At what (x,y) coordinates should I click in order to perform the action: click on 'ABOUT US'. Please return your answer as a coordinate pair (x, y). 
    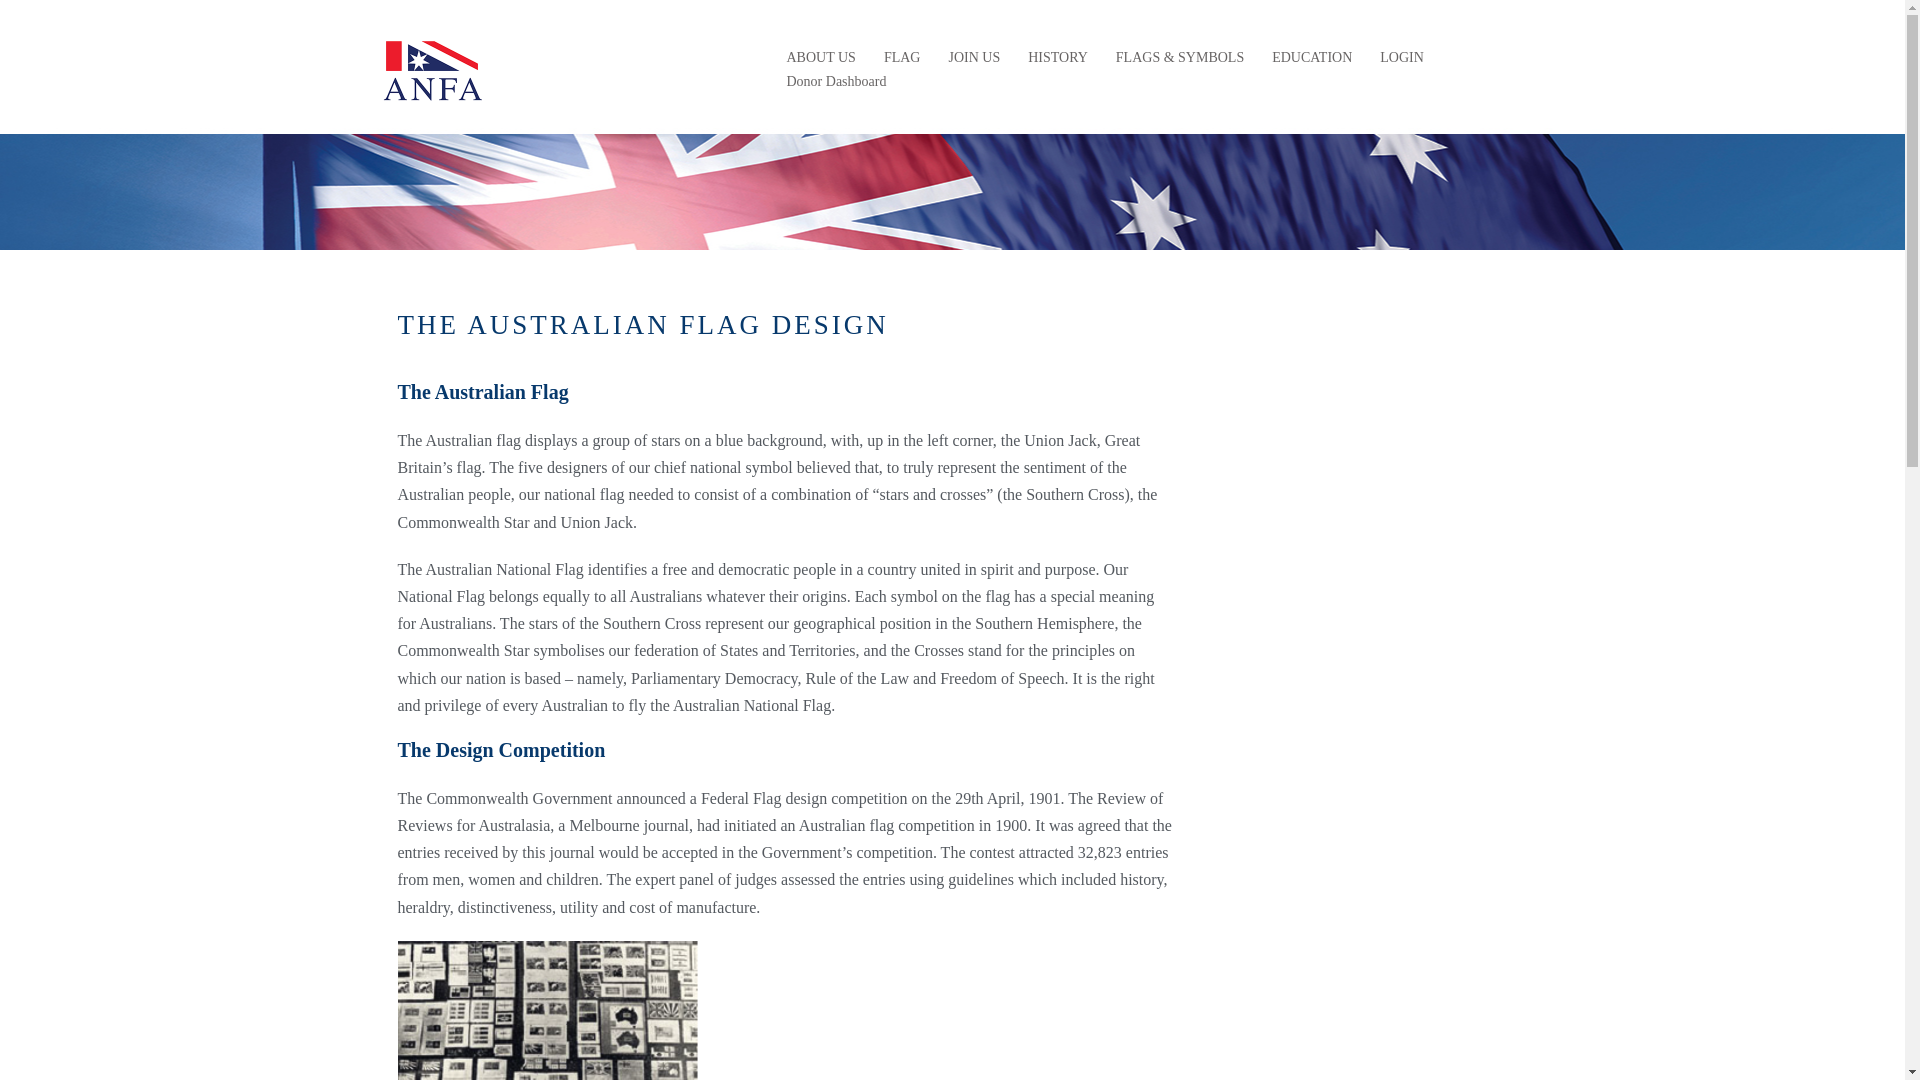
    Looking at the image, I should click on (820, 56).